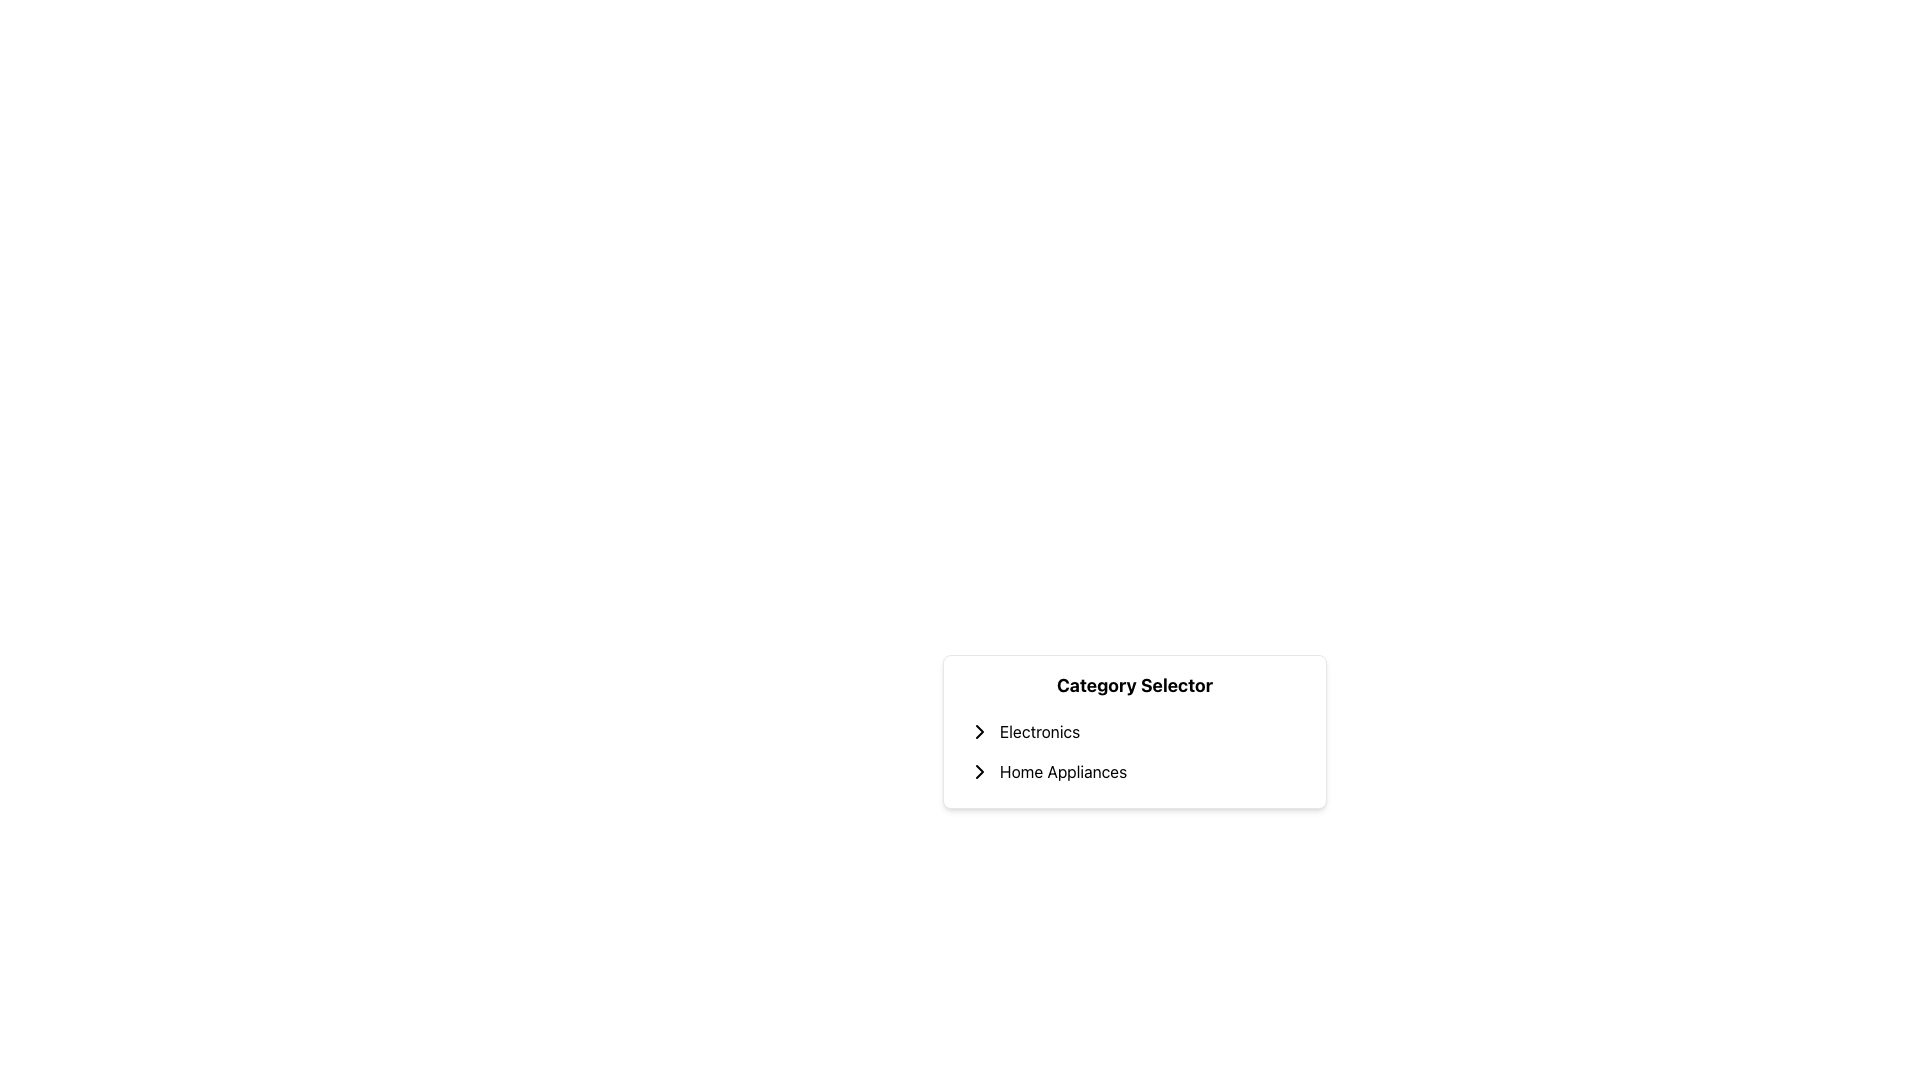  What do you see at coordinates (1040, 732) in the screenshot?
I see `the 'Electronics' category text label` at bounding box center [1040, 732].